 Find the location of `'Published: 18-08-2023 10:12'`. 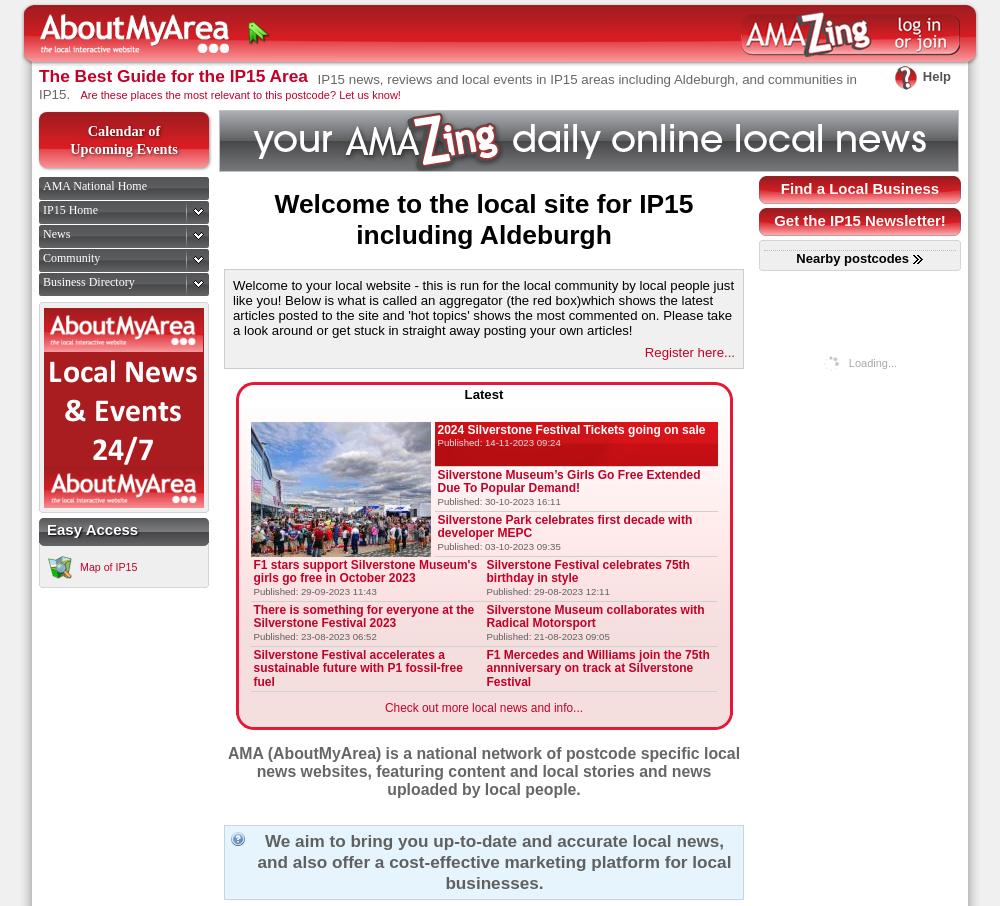

'Published: 18-08-2023 10:12' is located at coordinates (313, 693).